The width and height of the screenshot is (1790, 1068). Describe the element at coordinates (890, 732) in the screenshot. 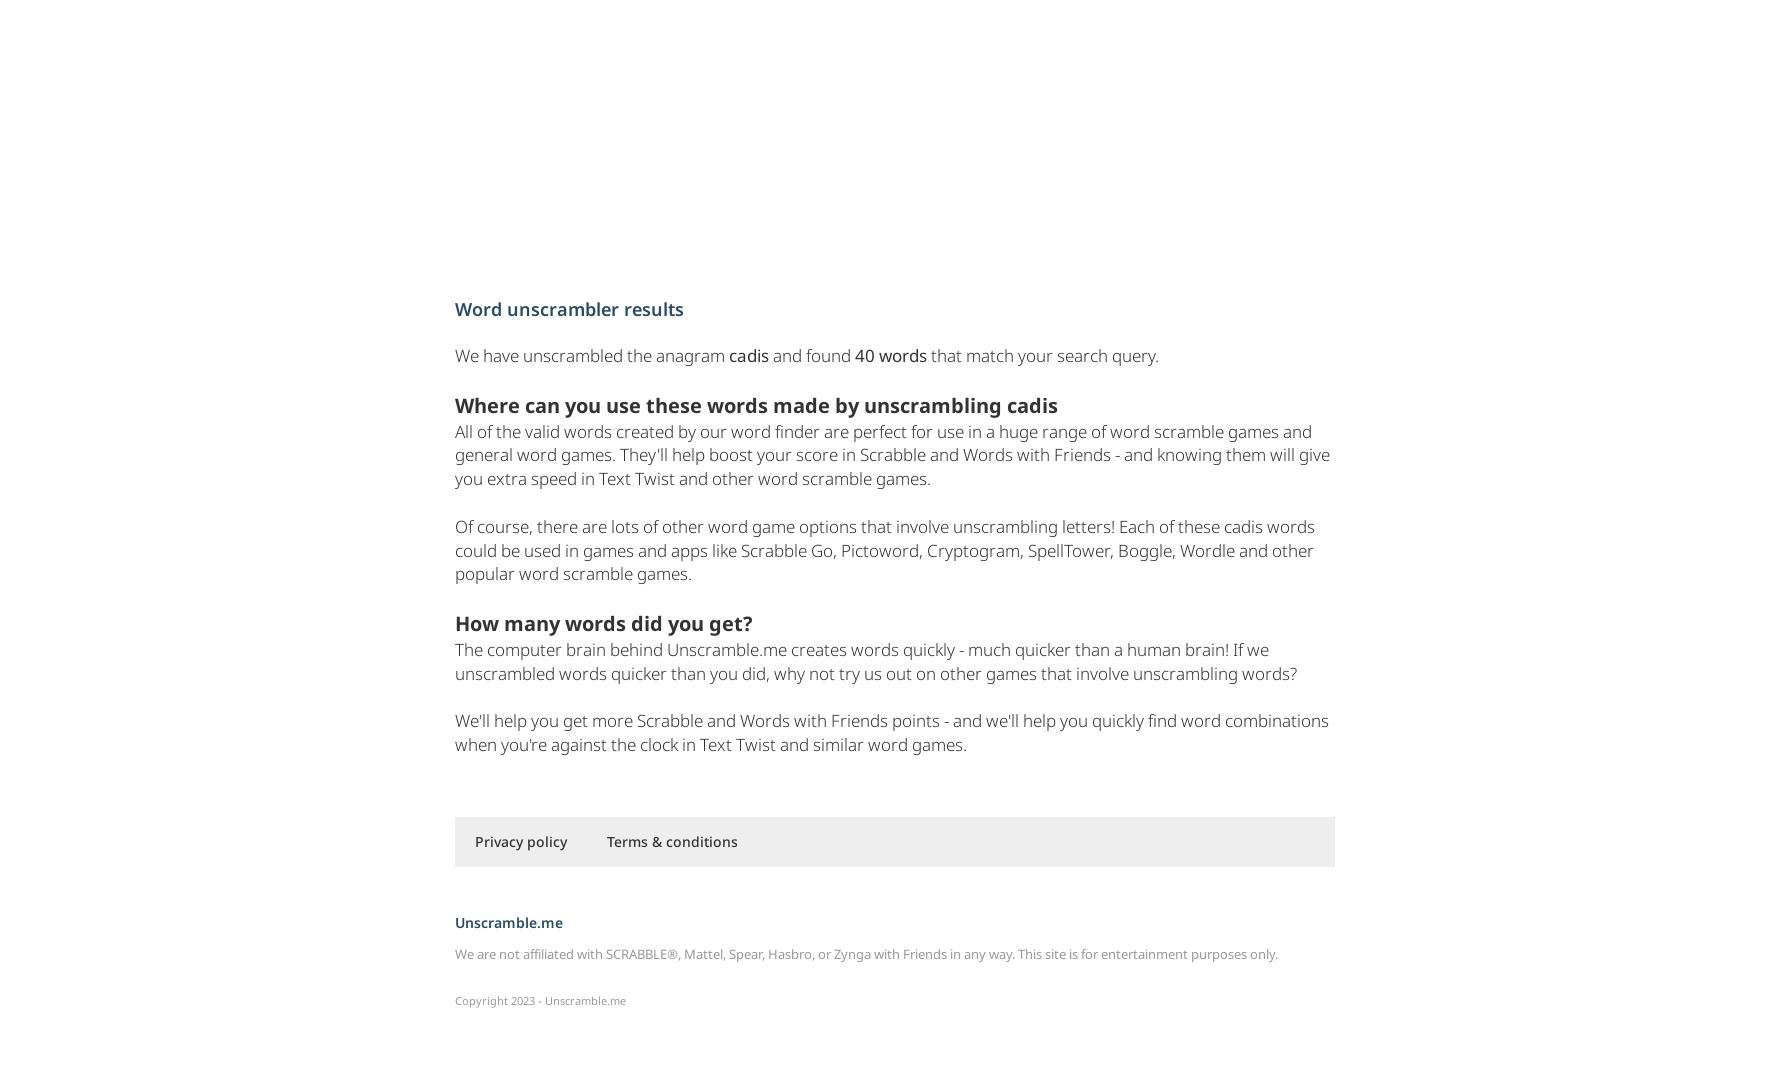

I see `'We'll help you get more Scrabble and Words with Friends points - and we'll help you quickly find word combinations when you're against the clock in Text Twist and similar word games.'` at that location.